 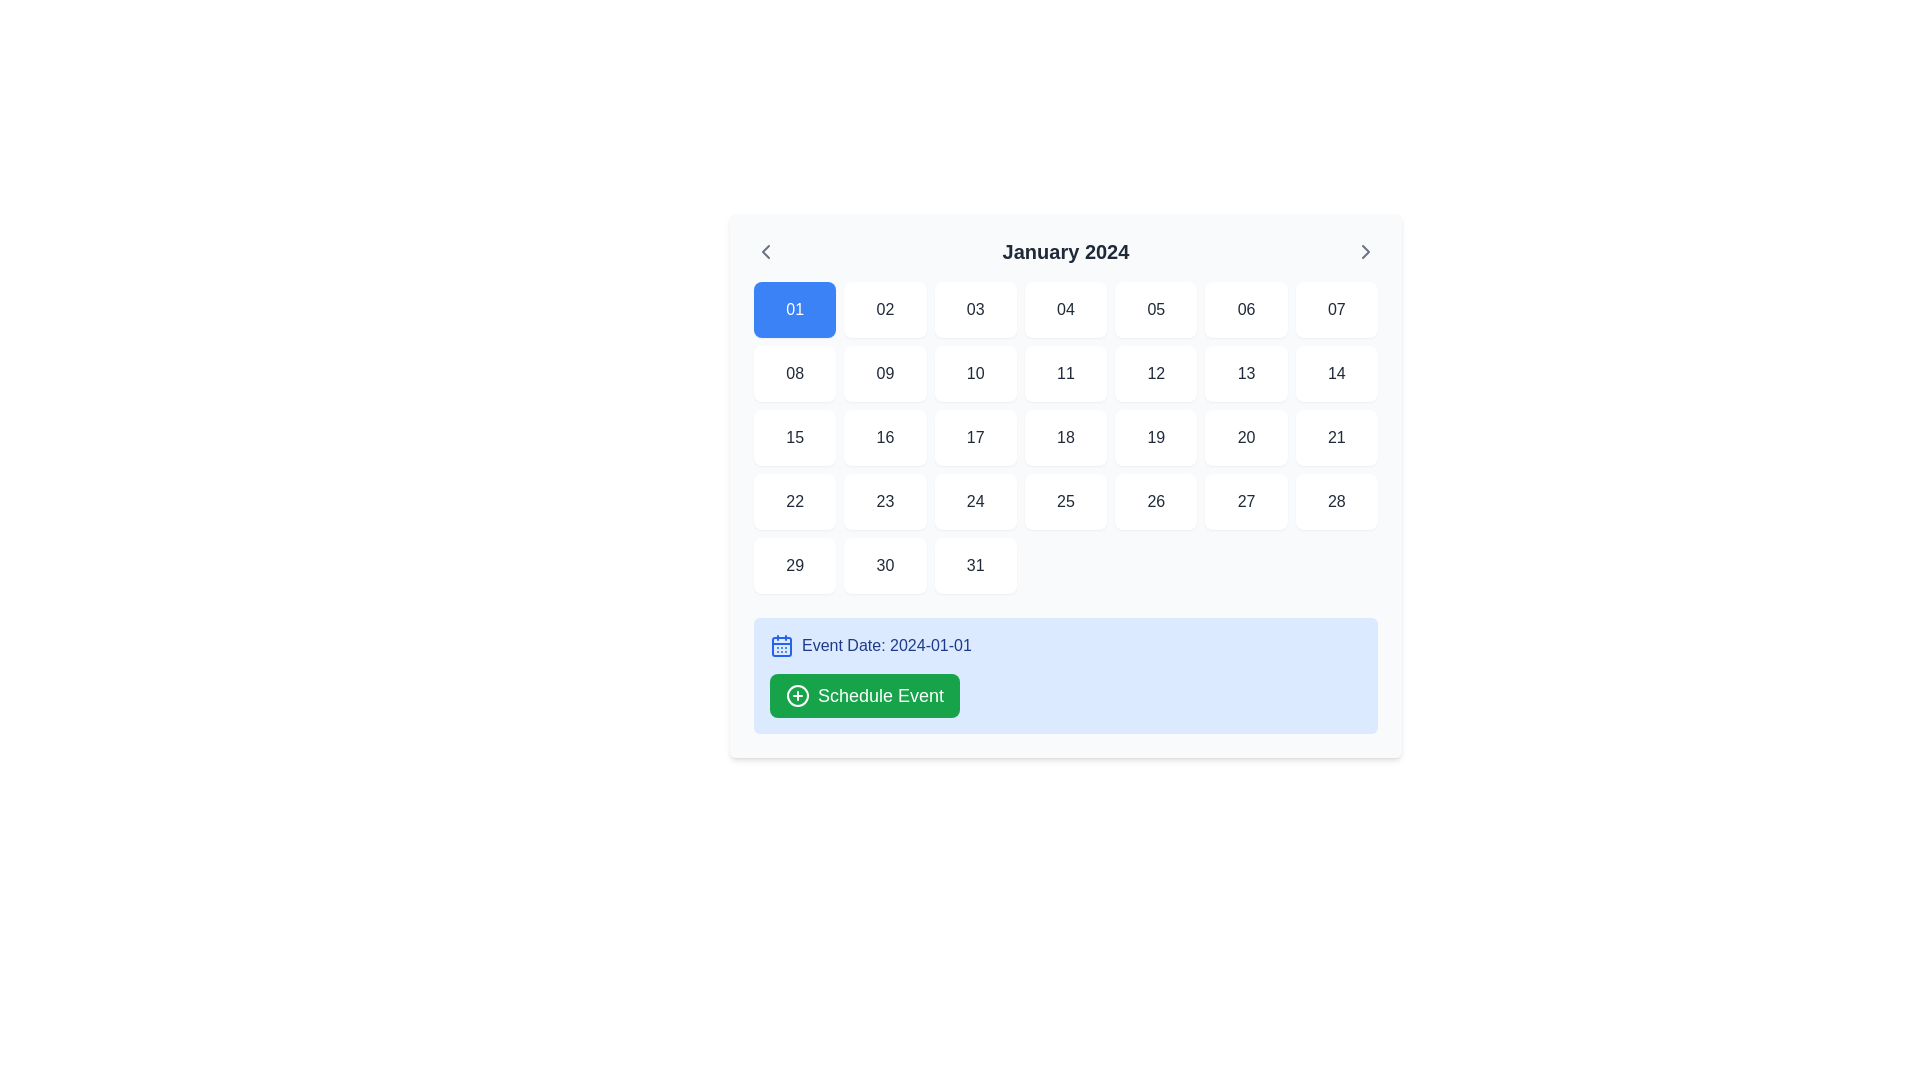 What do you see at coordinates (886, 645) in the screenshot?
I see `the text label displaying 'Event Date: 2024-01-01' in dark blue font, which is located on a light blue background and positioned to the right of a calendar icon` at bounding box center [886, 645].